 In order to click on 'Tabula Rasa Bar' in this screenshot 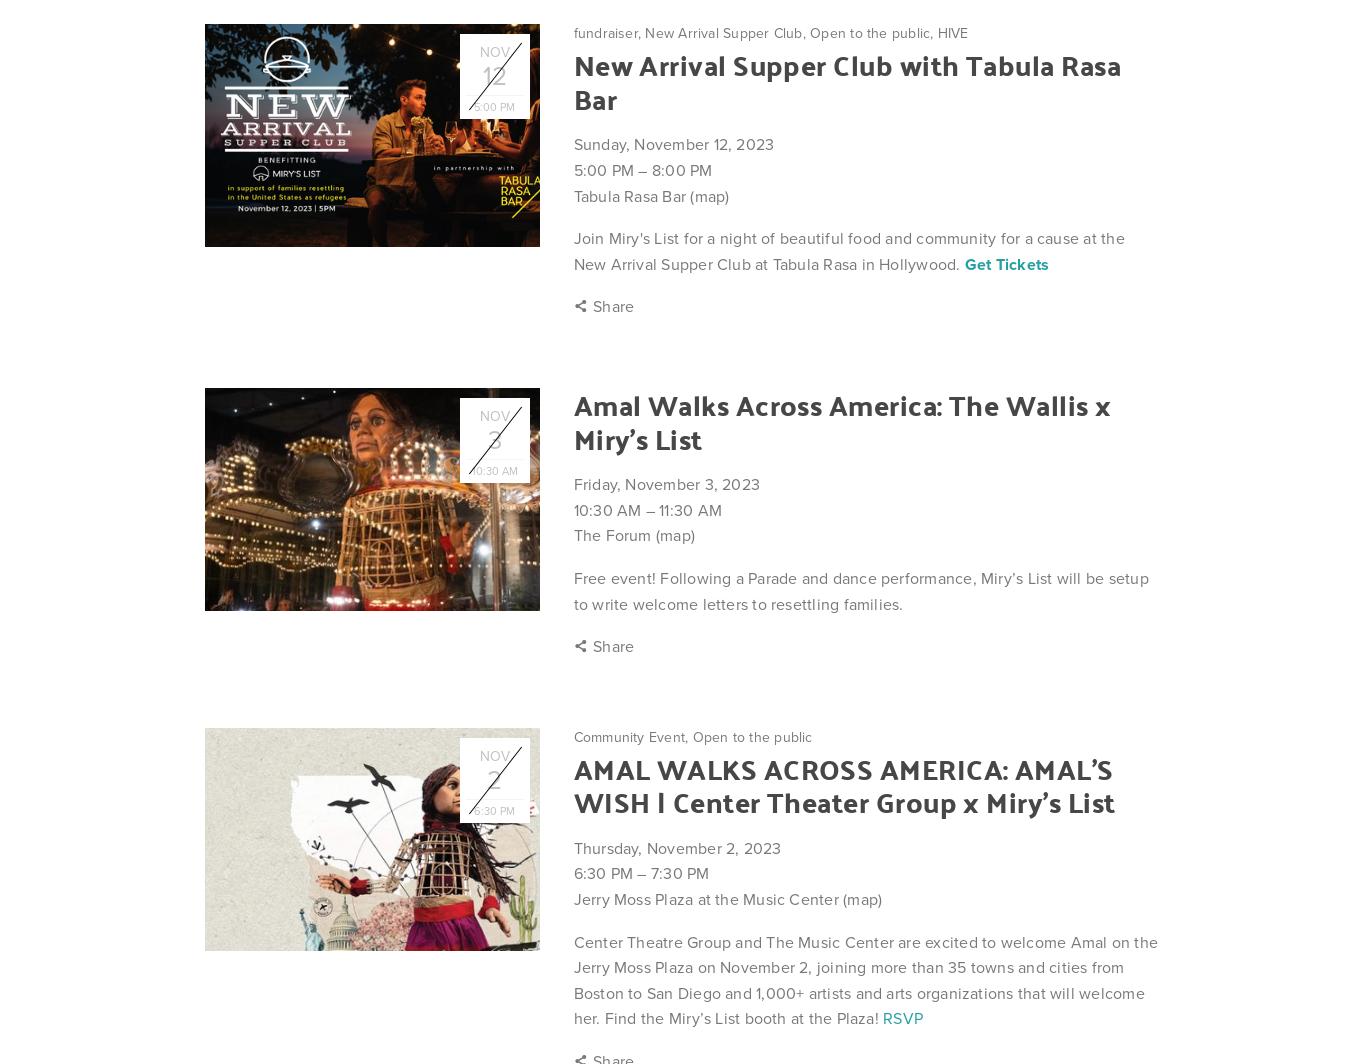, I will do `click(630, 195)`.